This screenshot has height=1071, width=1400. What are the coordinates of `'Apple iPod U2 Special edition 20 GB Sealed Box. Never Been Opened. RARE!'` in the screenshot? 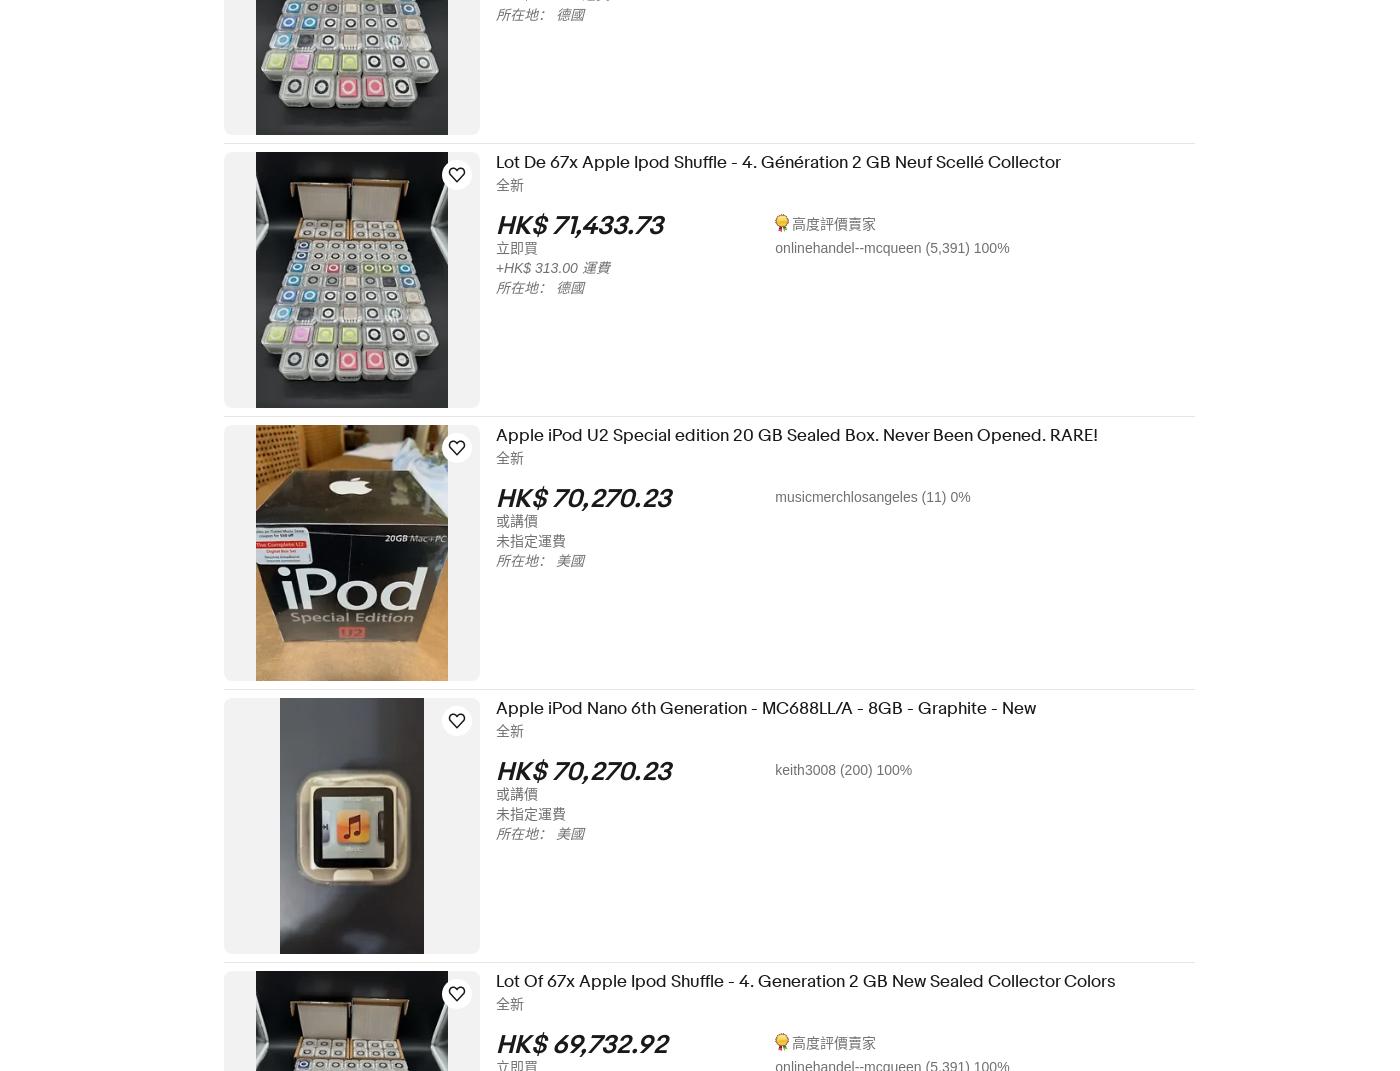 It's located at (810, 435).